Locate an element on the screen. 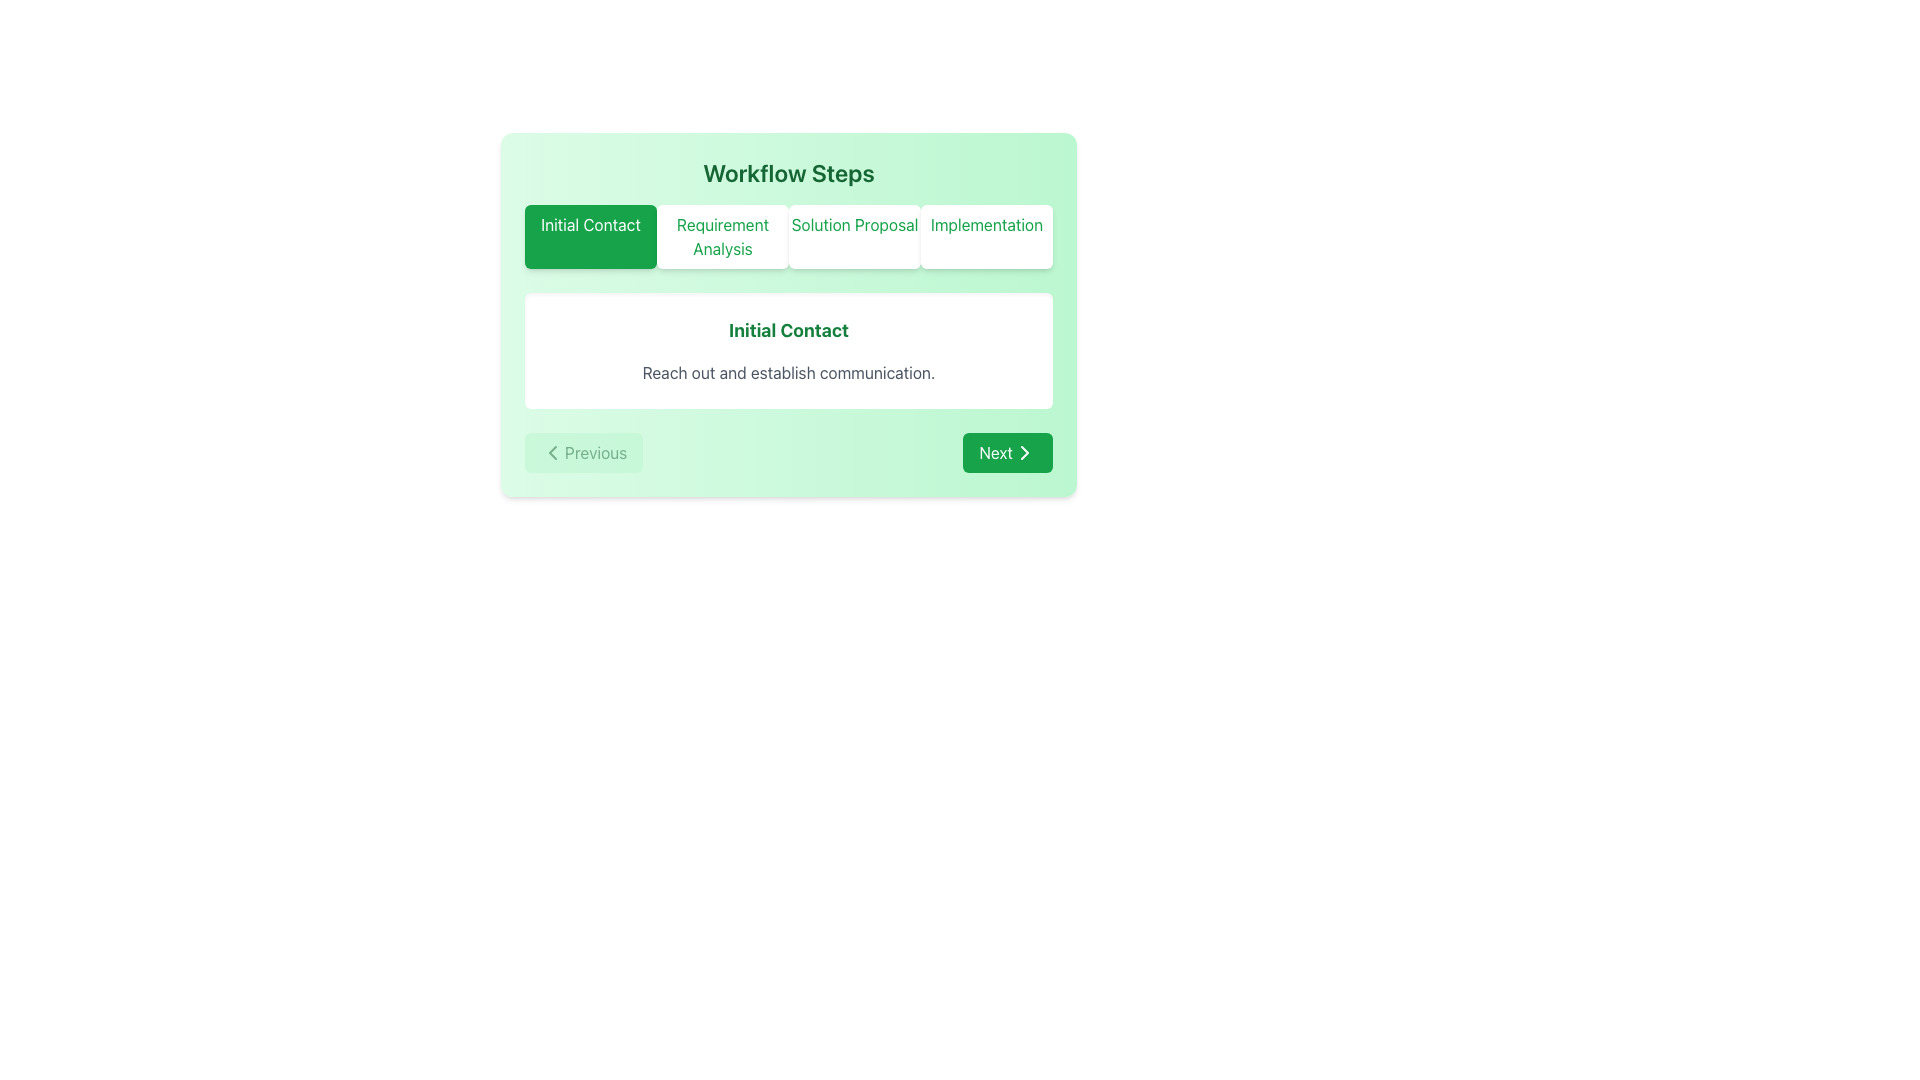 The width and height of the screenshot is (1920, 1080). the 'Previous' button which contains the backward navigation icon to go to the previous step is located at coordinates (552, 452).